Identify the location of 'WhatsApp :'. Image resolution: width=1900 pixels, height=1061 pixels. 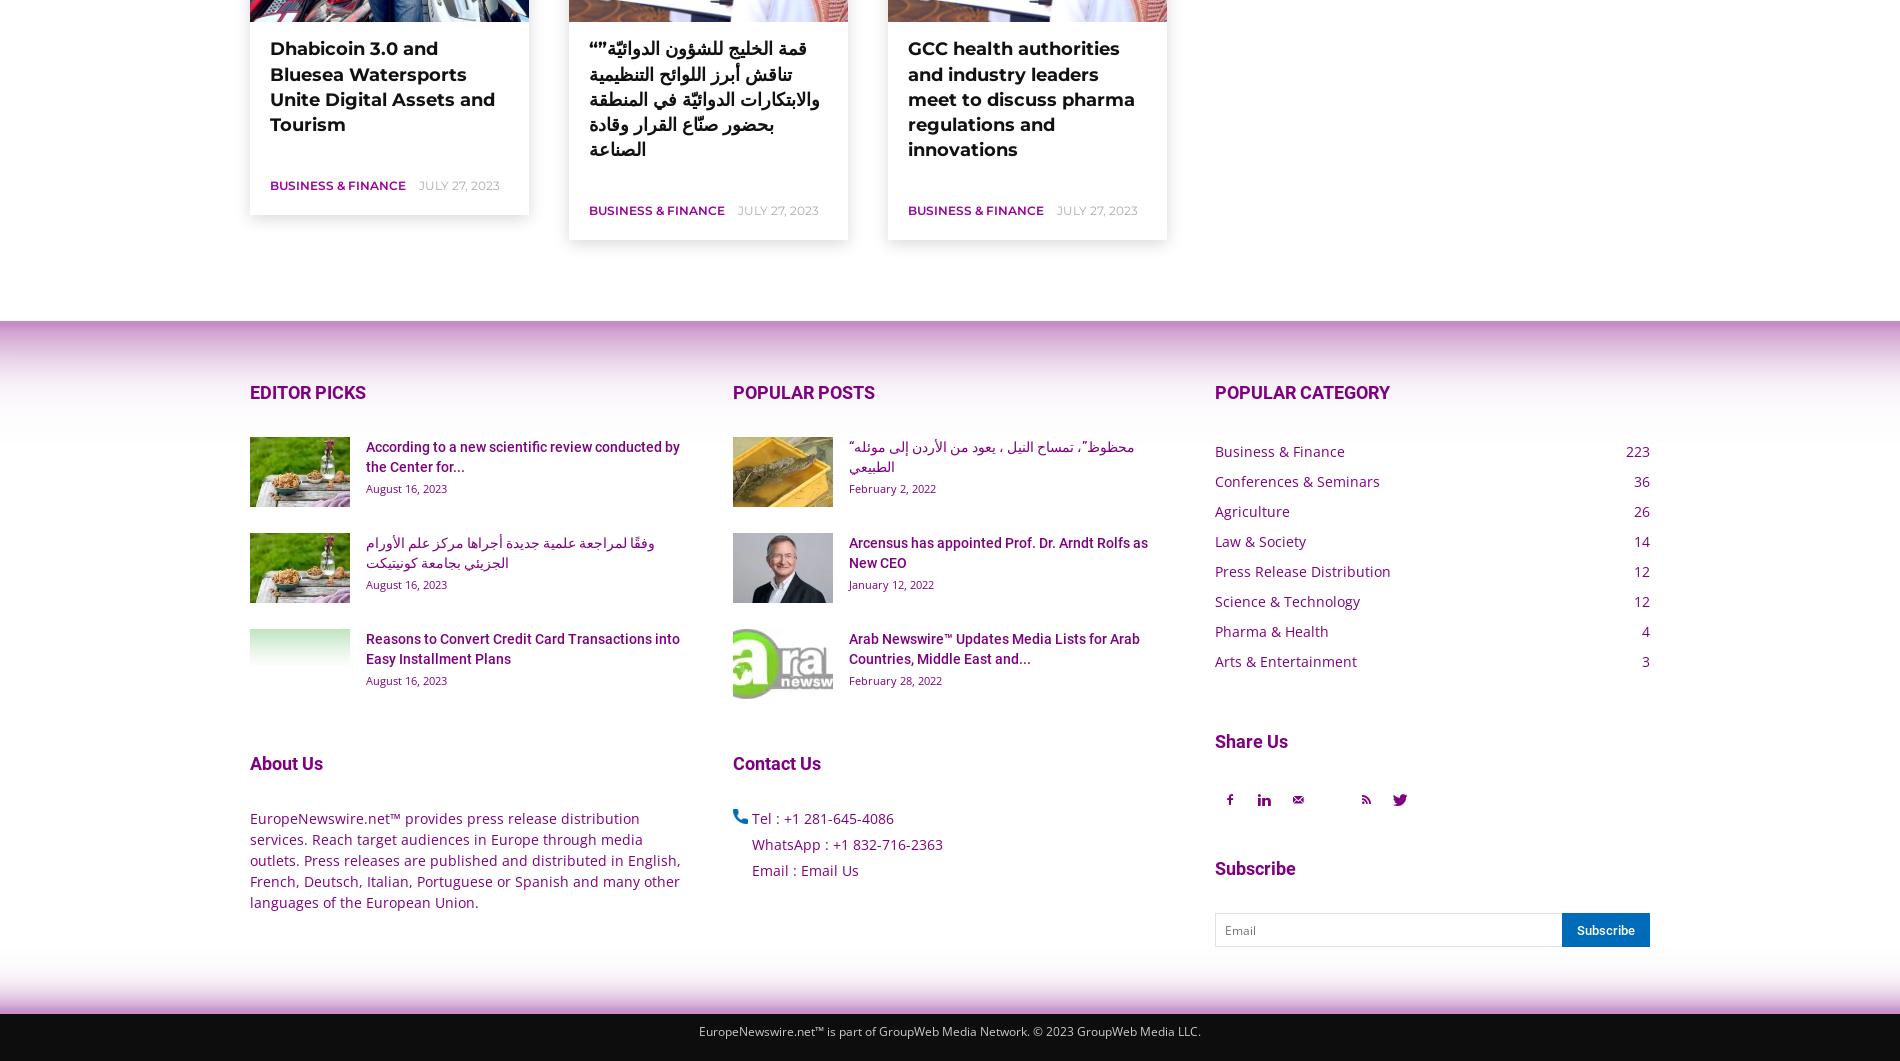
(788, 844).